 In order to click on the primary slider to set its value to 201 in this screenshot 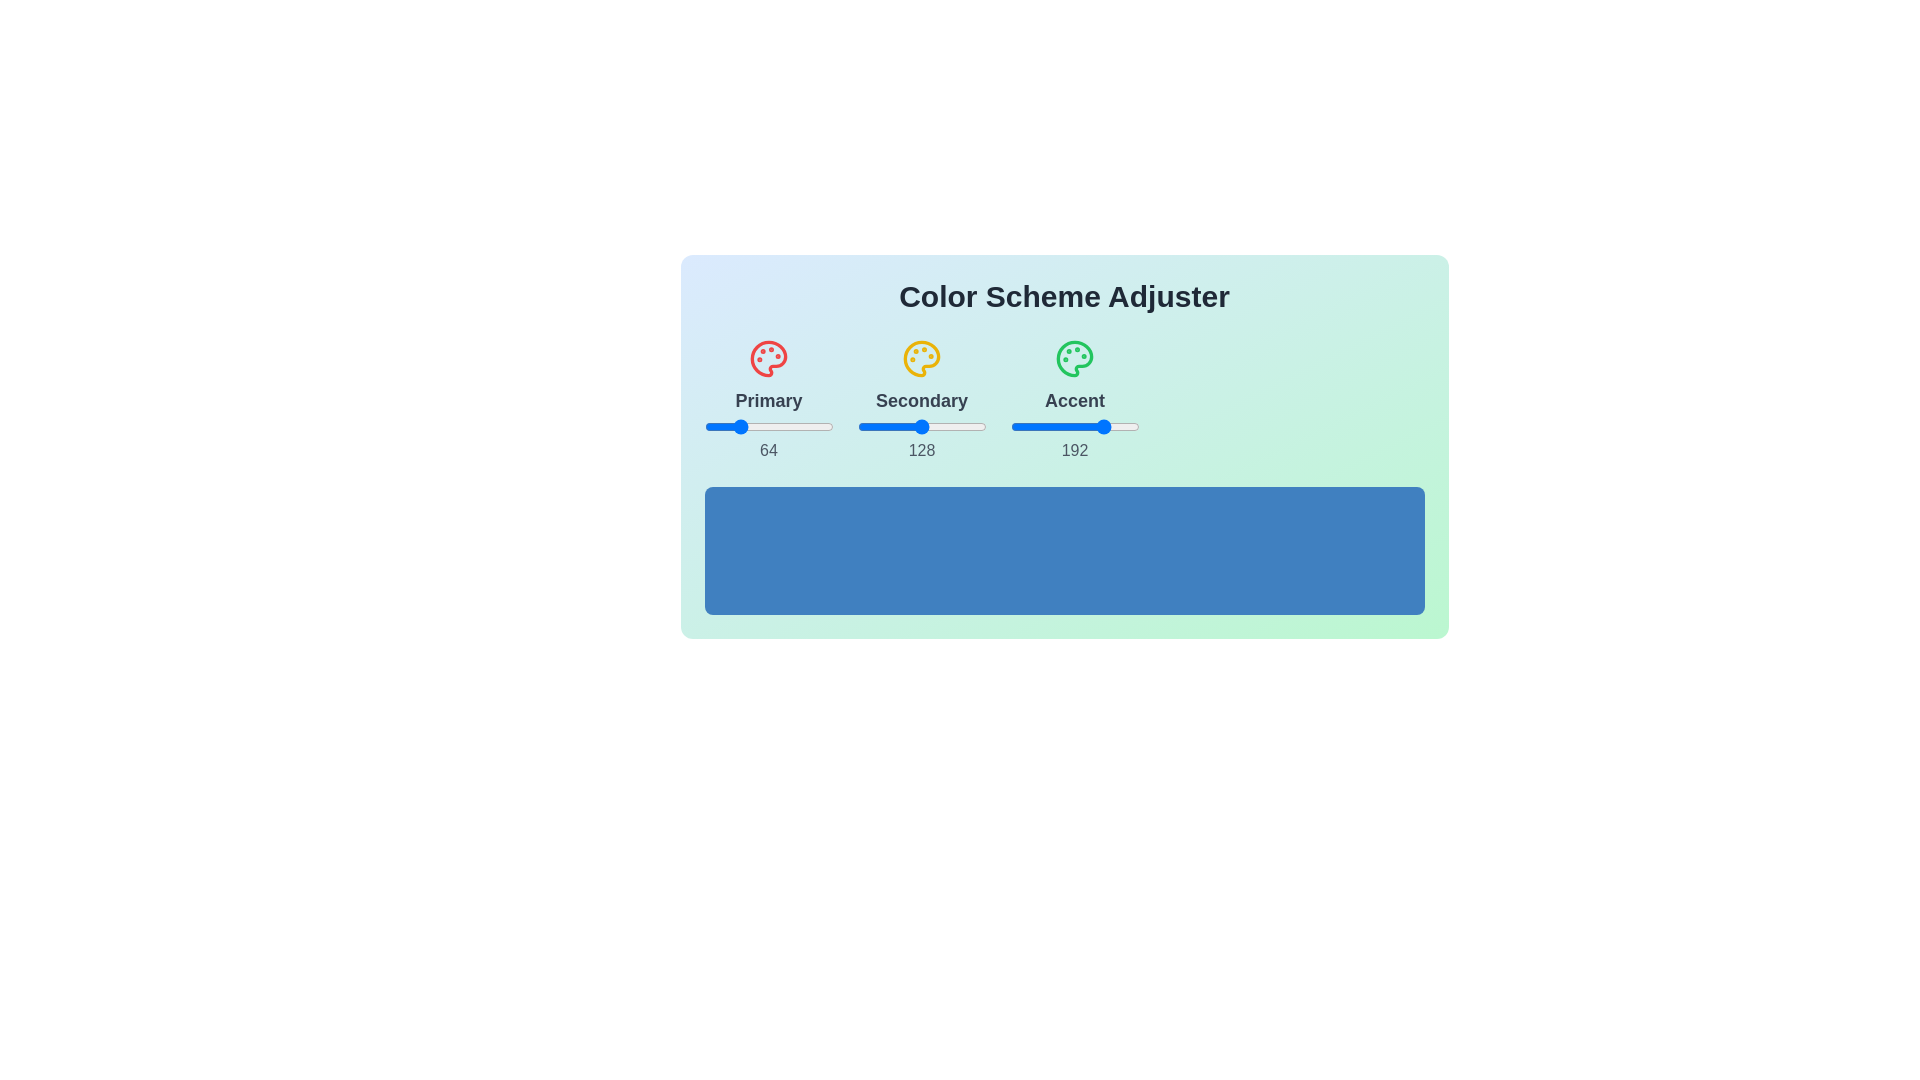, I will do `click(806, 426)`.